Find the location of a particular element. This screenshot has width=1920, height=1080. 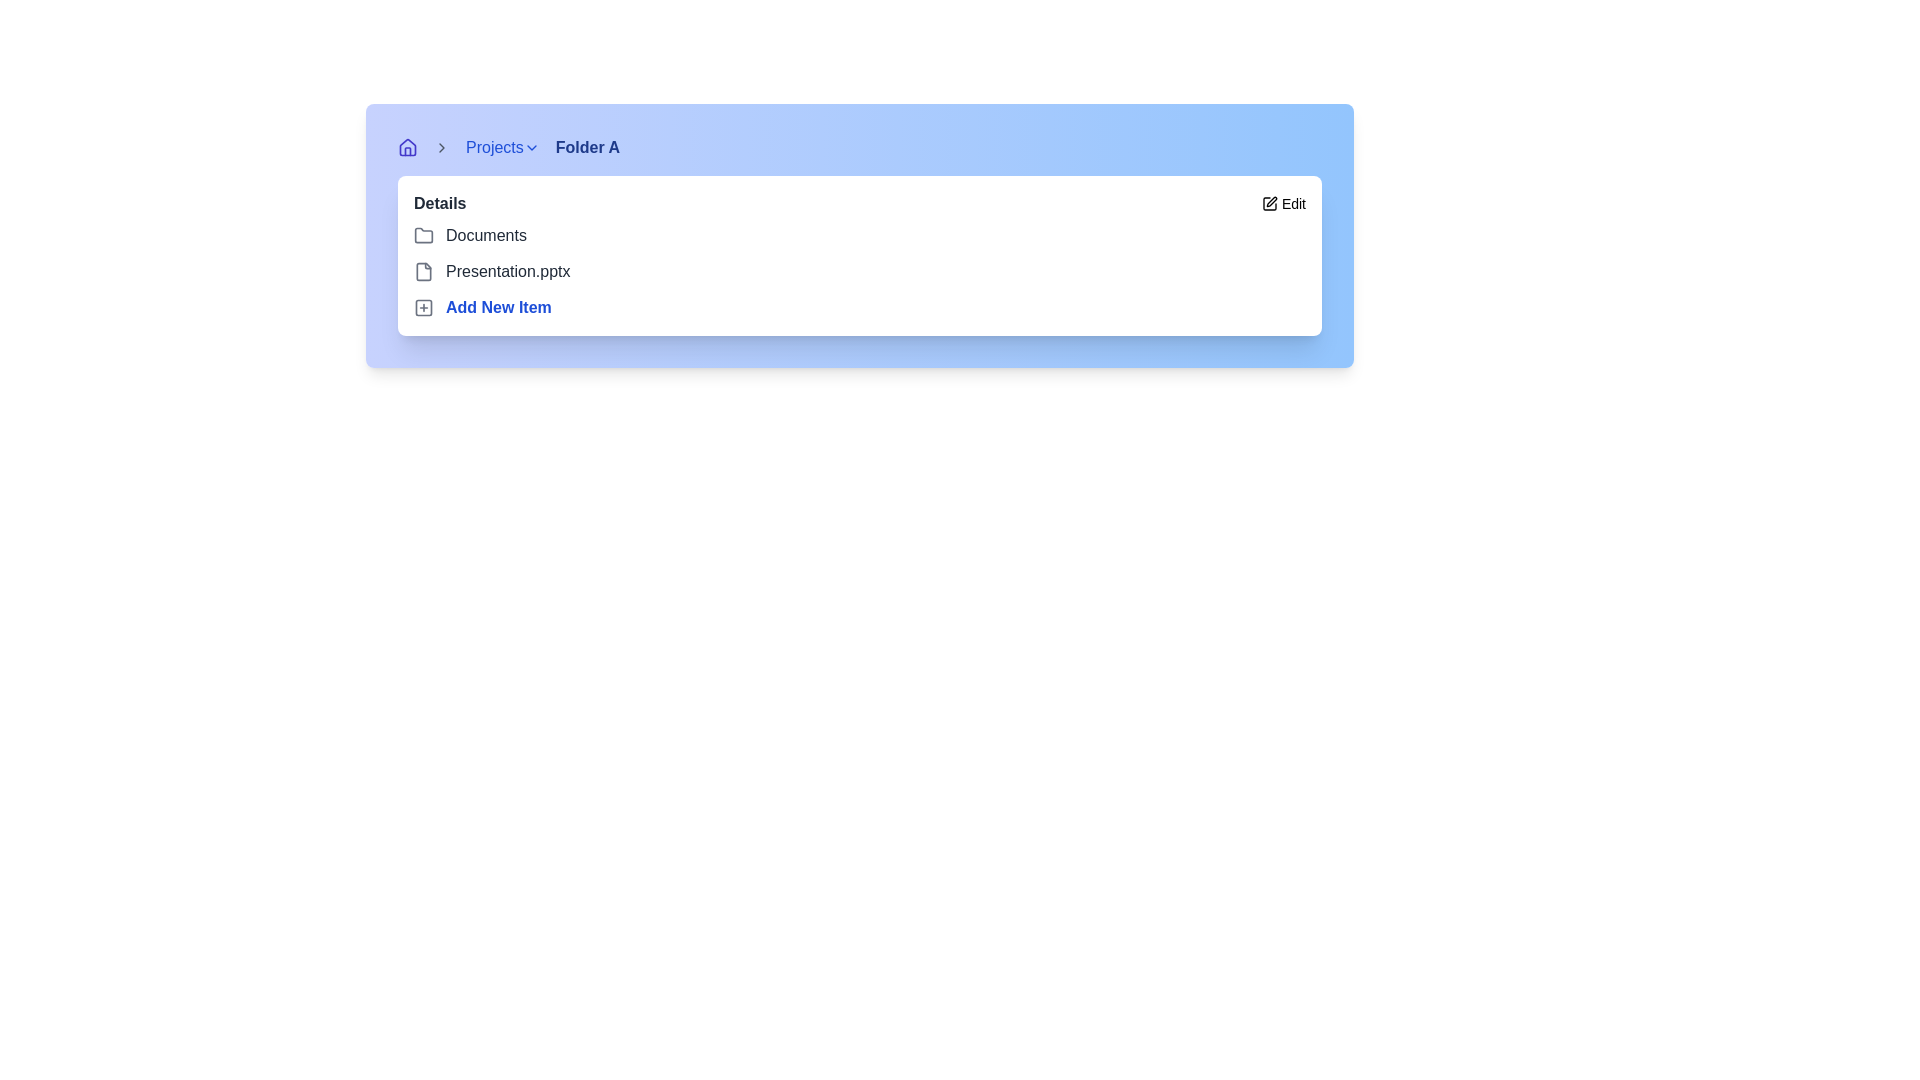

the folder icon located in the upper-left area of the white pane, next to the 'Documents' label is located at coordinates (422, 234).